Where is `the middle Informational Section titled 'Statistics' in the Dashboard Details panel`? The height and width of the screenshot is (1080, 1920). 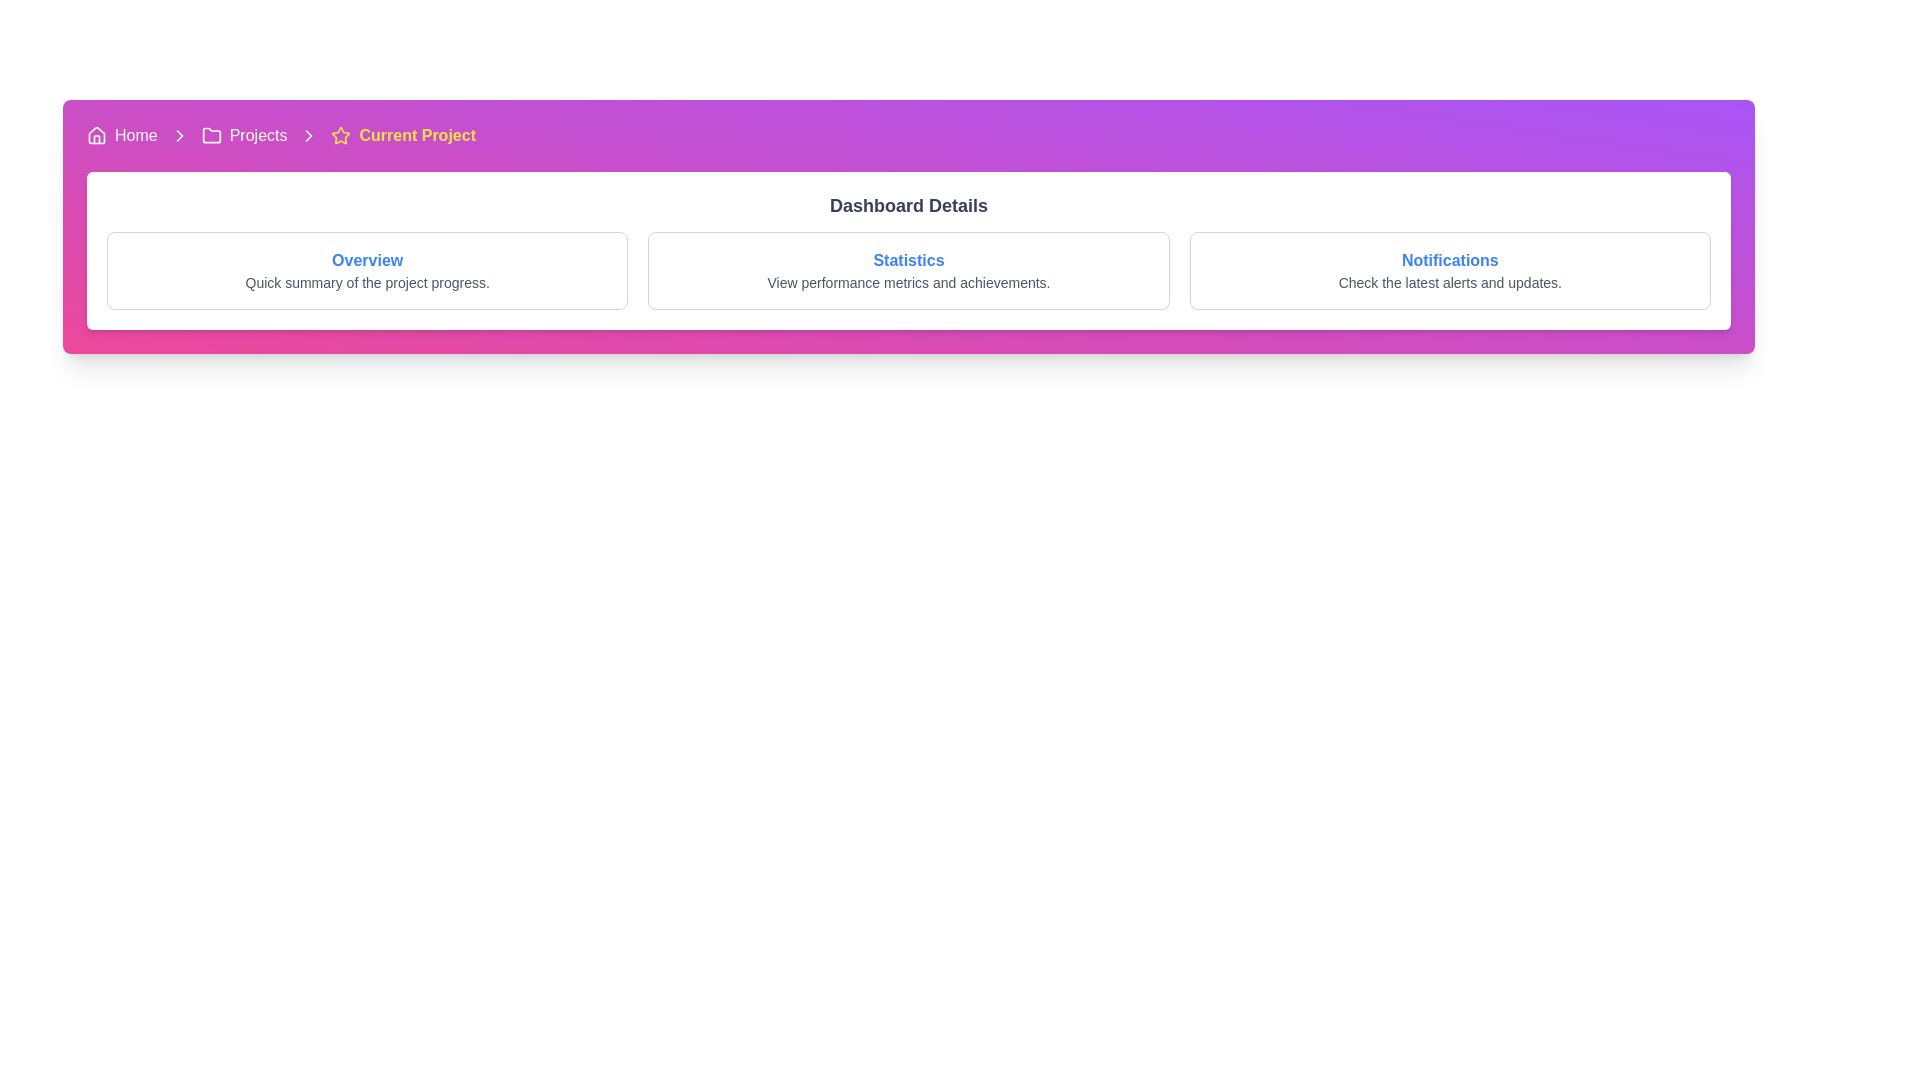 the middle Informational Section titled 'Statistics' in the Dashboard Details panel is located at coordinates (907, 270).